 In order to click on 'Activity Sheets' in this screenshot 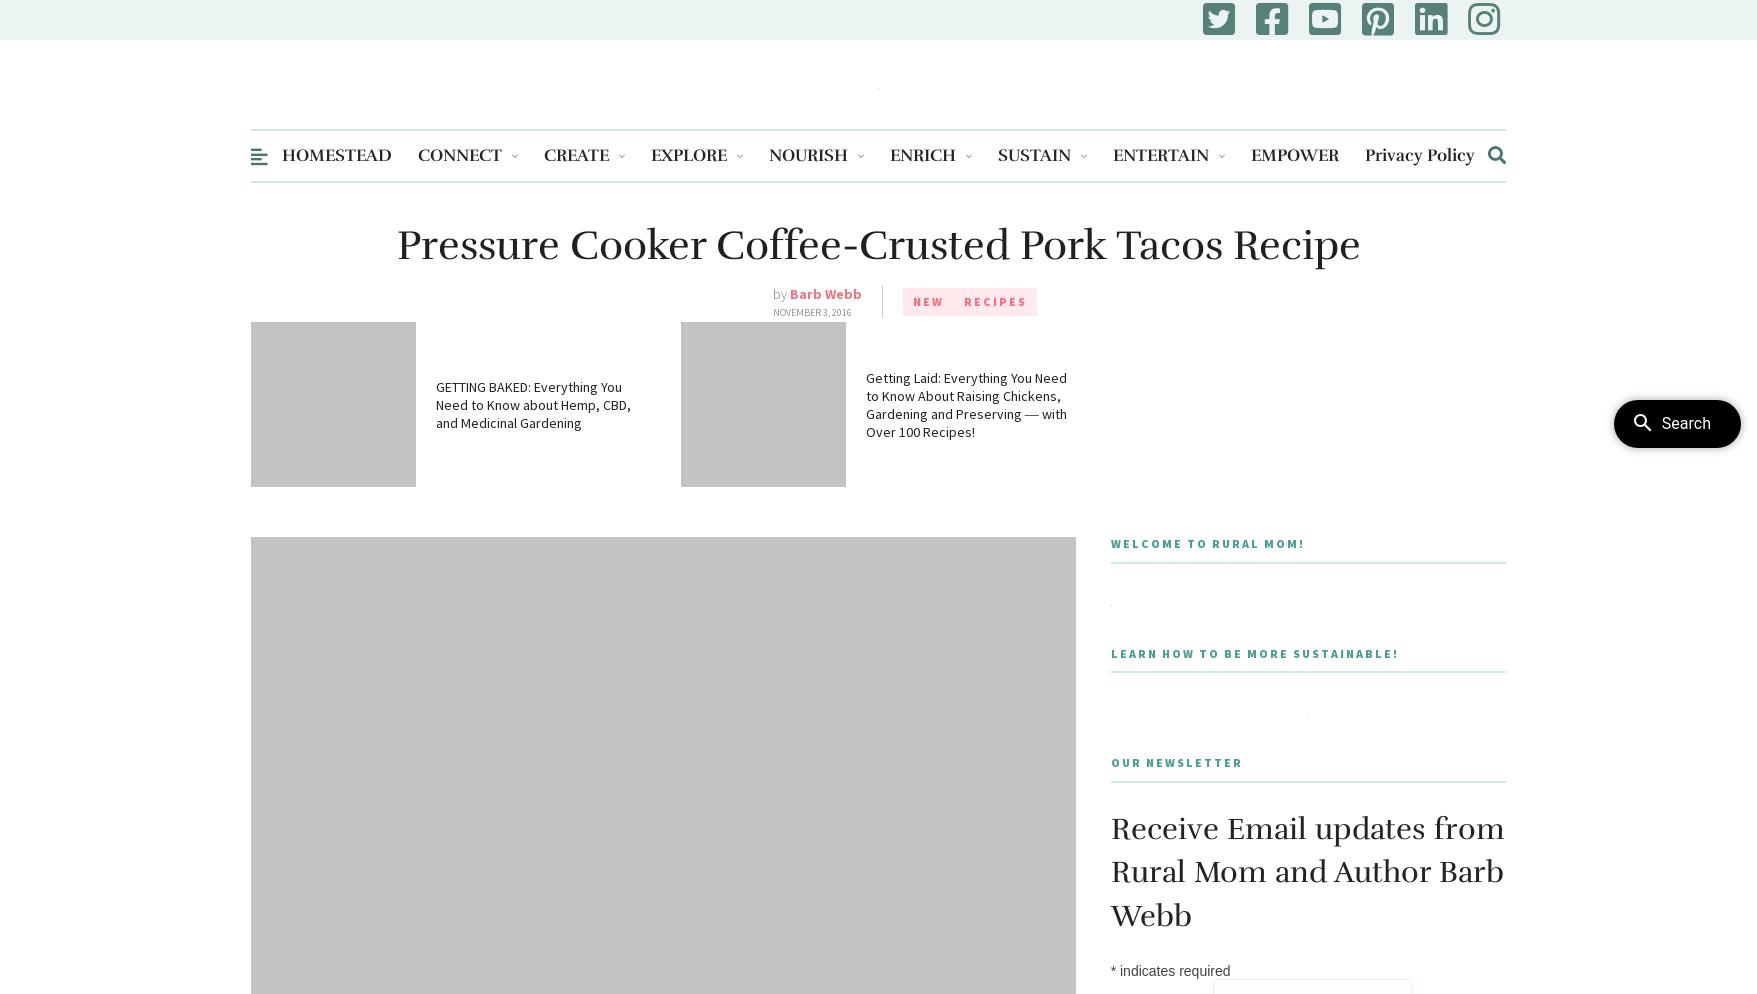, I will do `click(595, 205)`.